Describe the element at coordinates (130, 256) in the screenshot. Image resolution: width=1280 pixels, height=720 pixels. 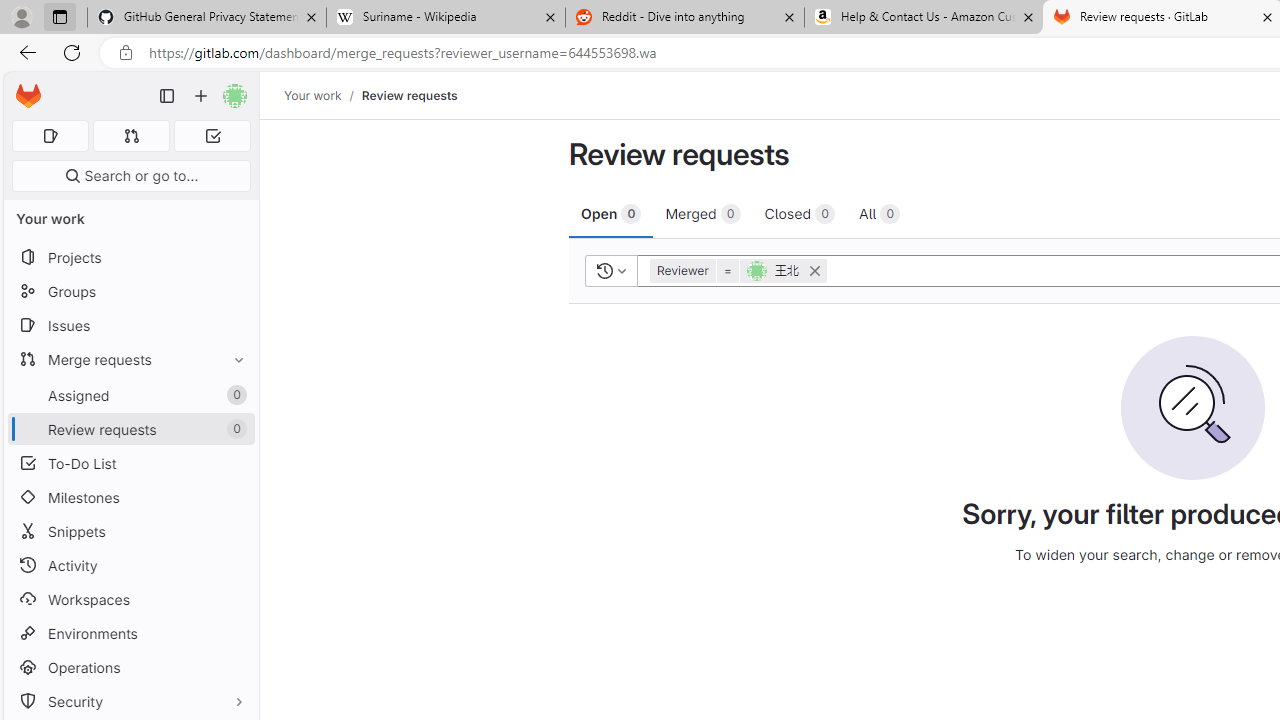
I see `'Projects'` at that location.